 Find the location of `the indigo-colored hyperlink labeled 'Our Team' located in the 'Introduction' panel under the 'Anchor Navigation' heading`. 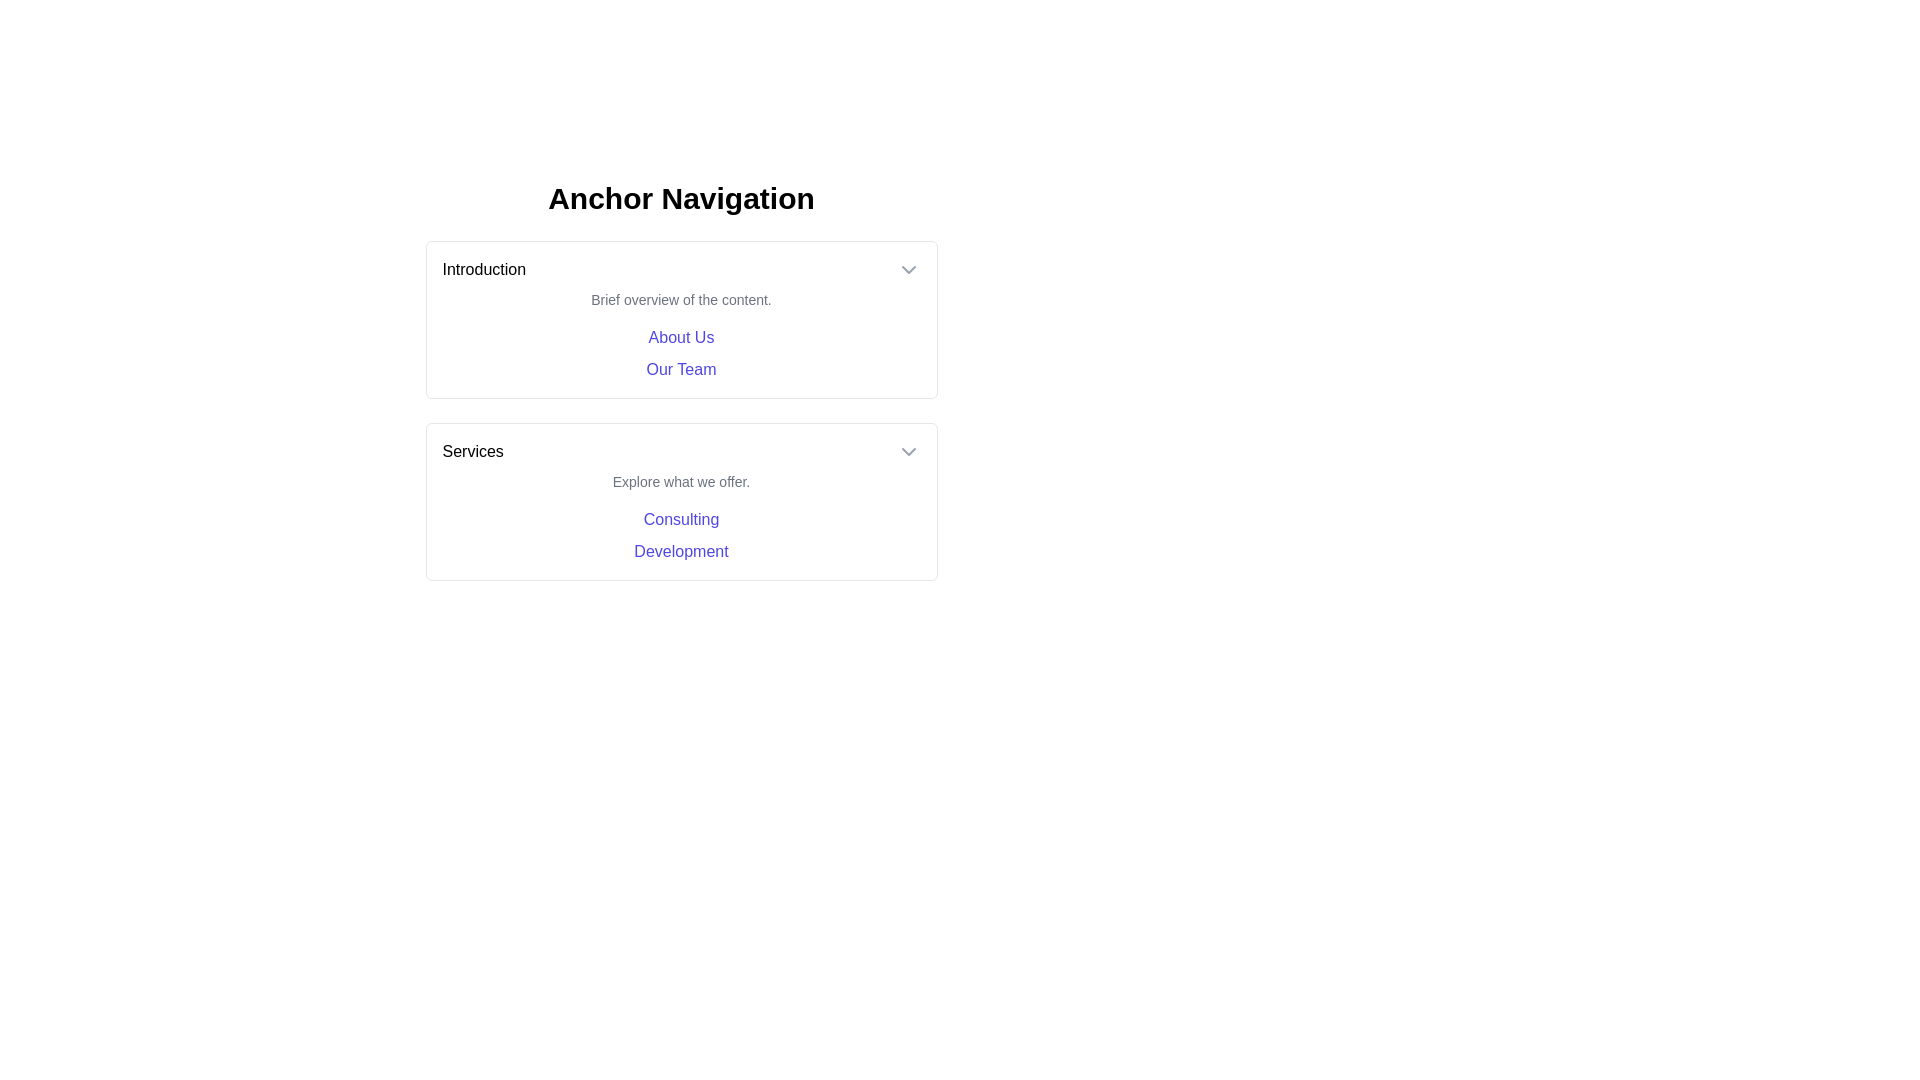

the indigo-colored hyperlink labeled 'Our Team' located in the 'Introduction' panel under the 'Anchor Navigation' heading is located at coordinates (681, 369).